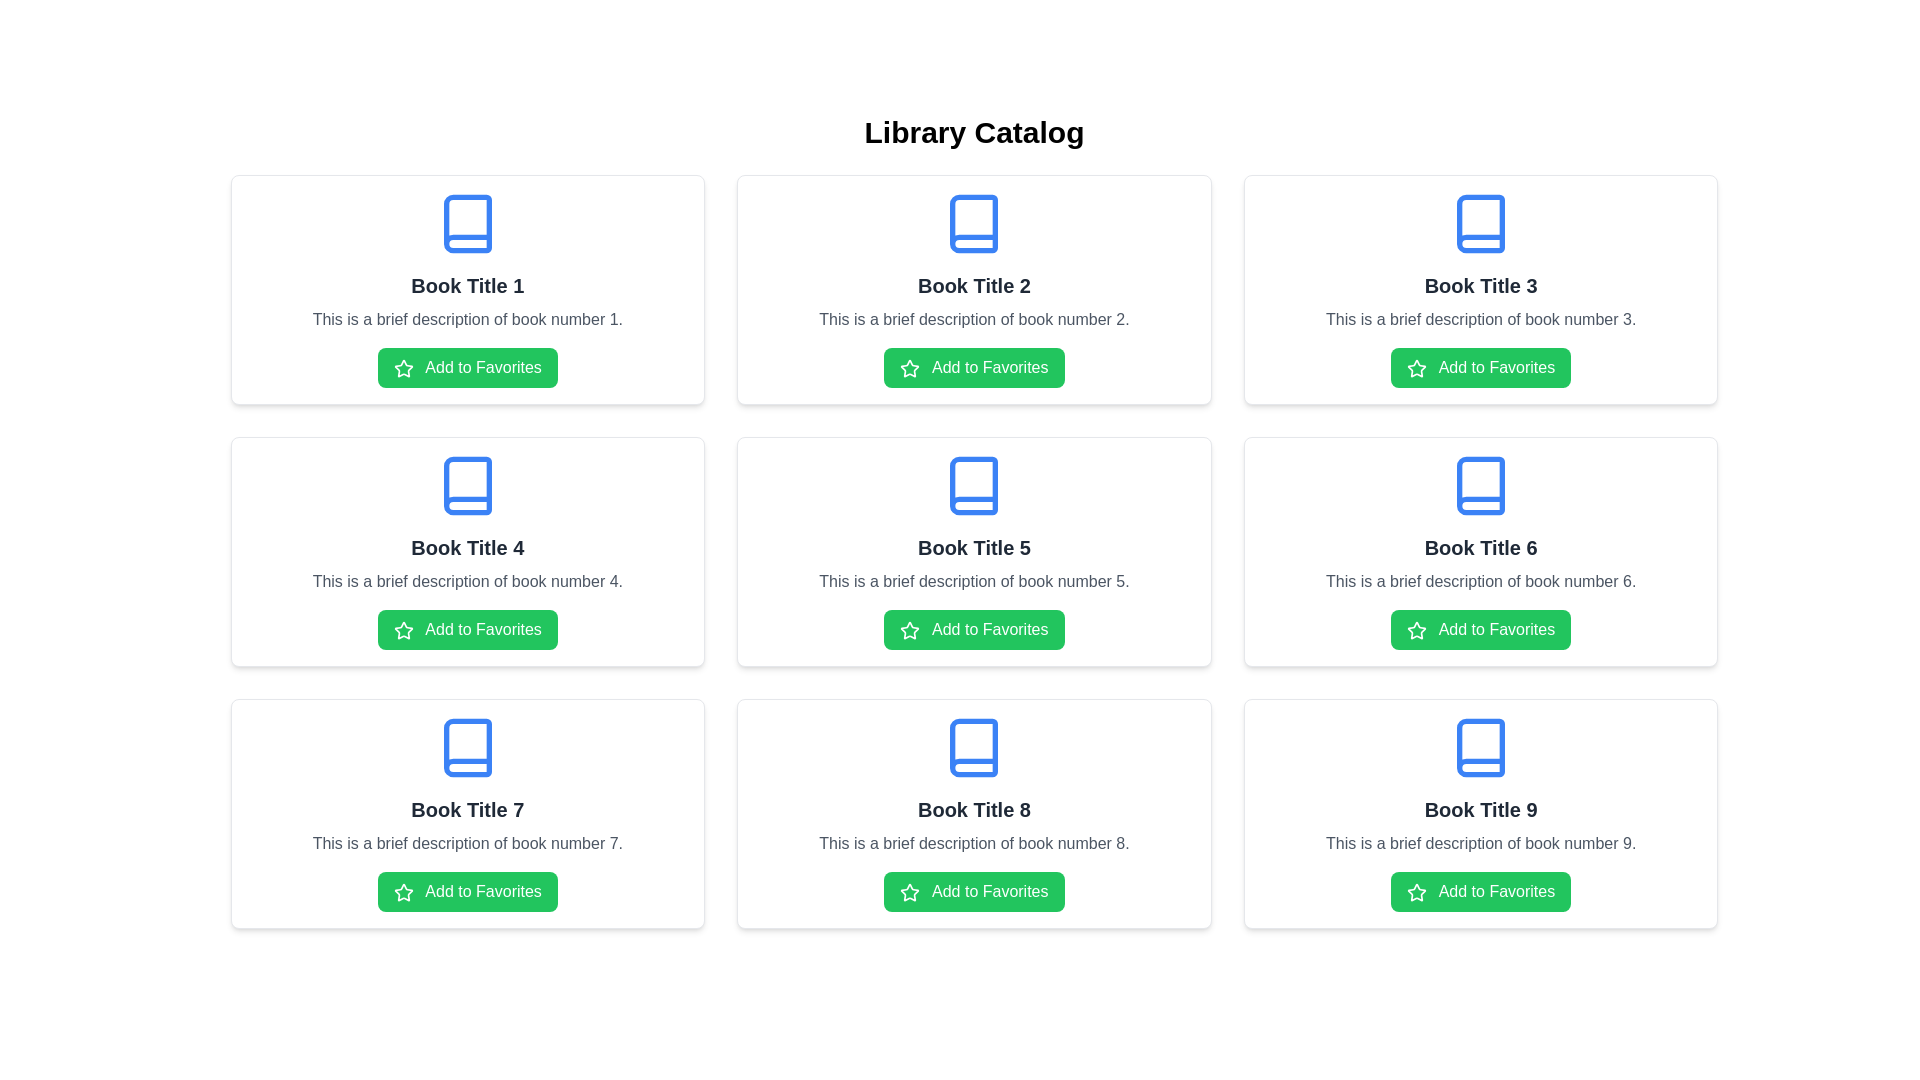  Describe the element at coordinates (974, 486) in the screenshot. I see `the icon resembling a book, which is part of the card labeled 'Book Title 5', positioned in the top-center area of the card, directly under the title text` at that location.